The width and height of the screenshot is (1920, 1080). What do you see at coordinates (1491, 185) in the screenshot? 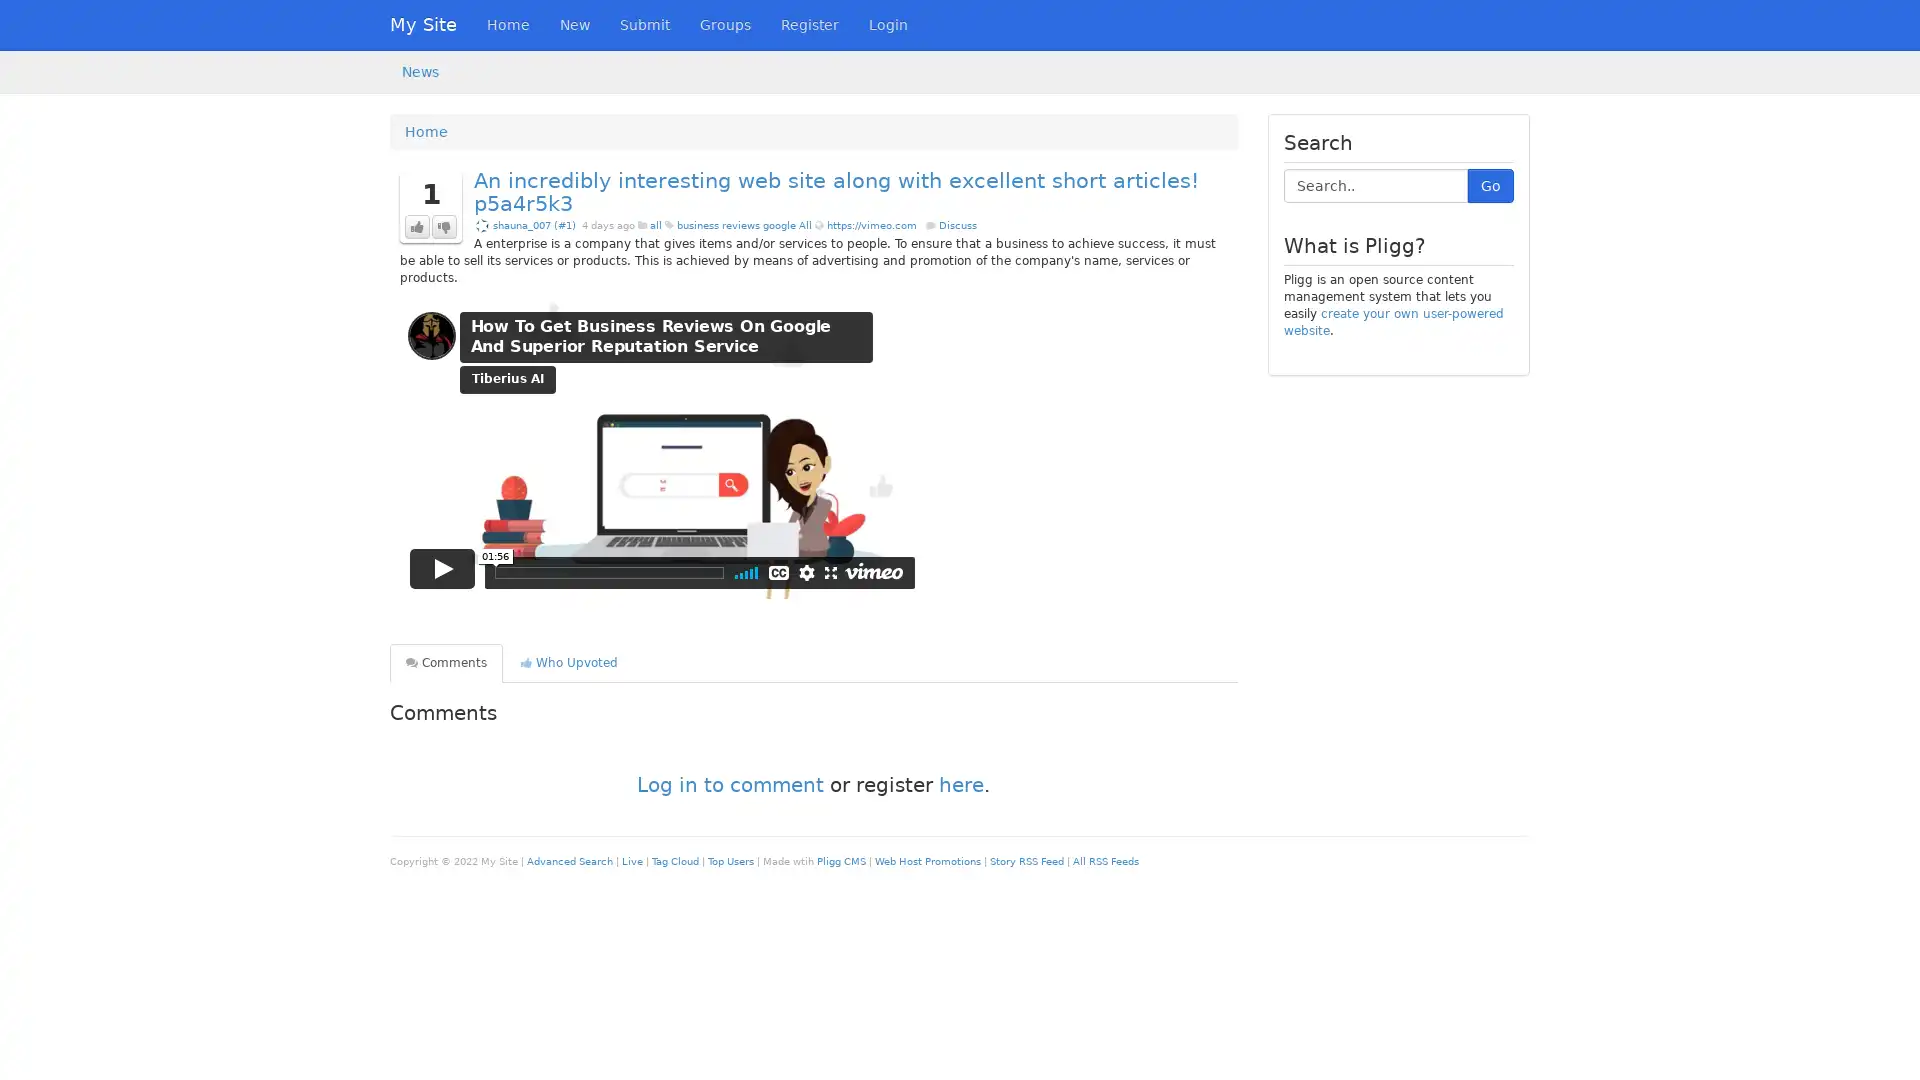
I see `Go` at bounding box center [1491, 185].